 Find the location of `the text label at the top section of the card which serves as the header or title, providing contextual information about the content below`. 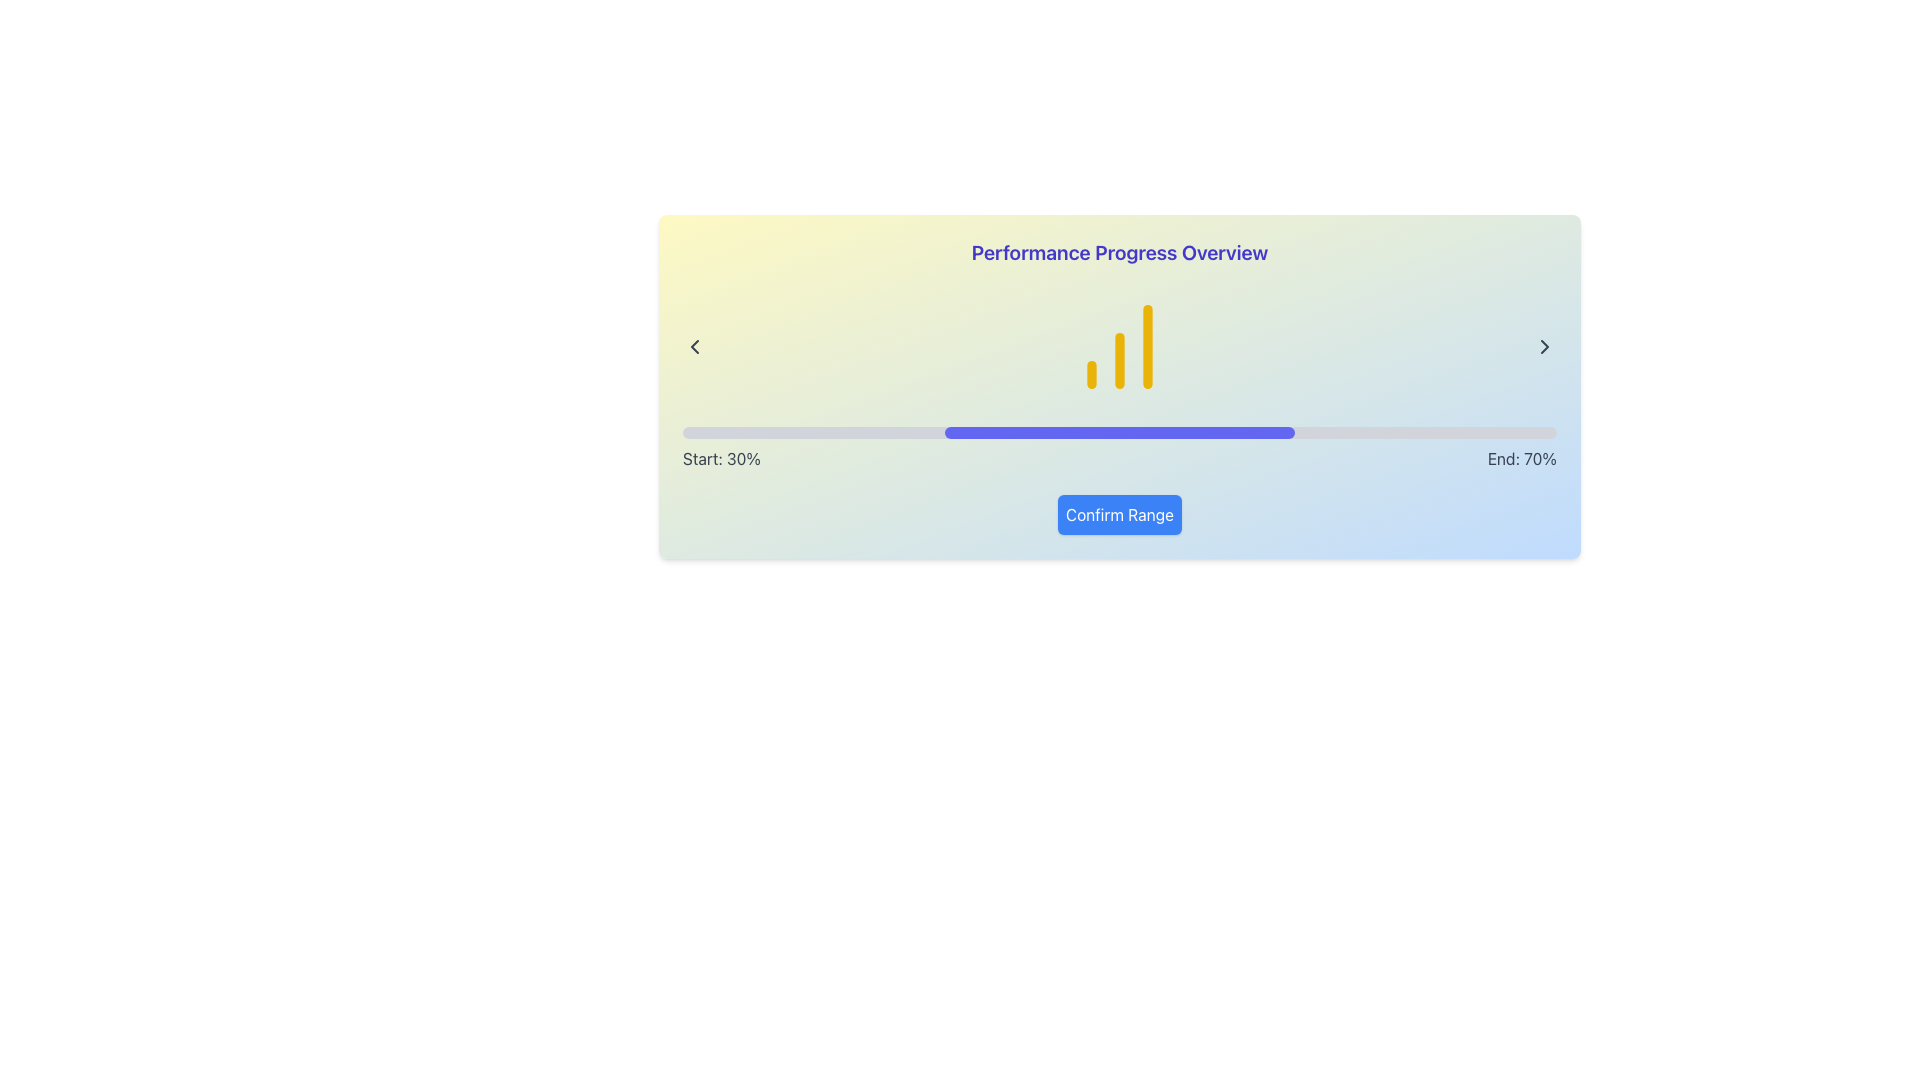

the text label at the top section of the card which serves as the header or title, providing contextual information about the content below is located at coordinates (1118, 252).